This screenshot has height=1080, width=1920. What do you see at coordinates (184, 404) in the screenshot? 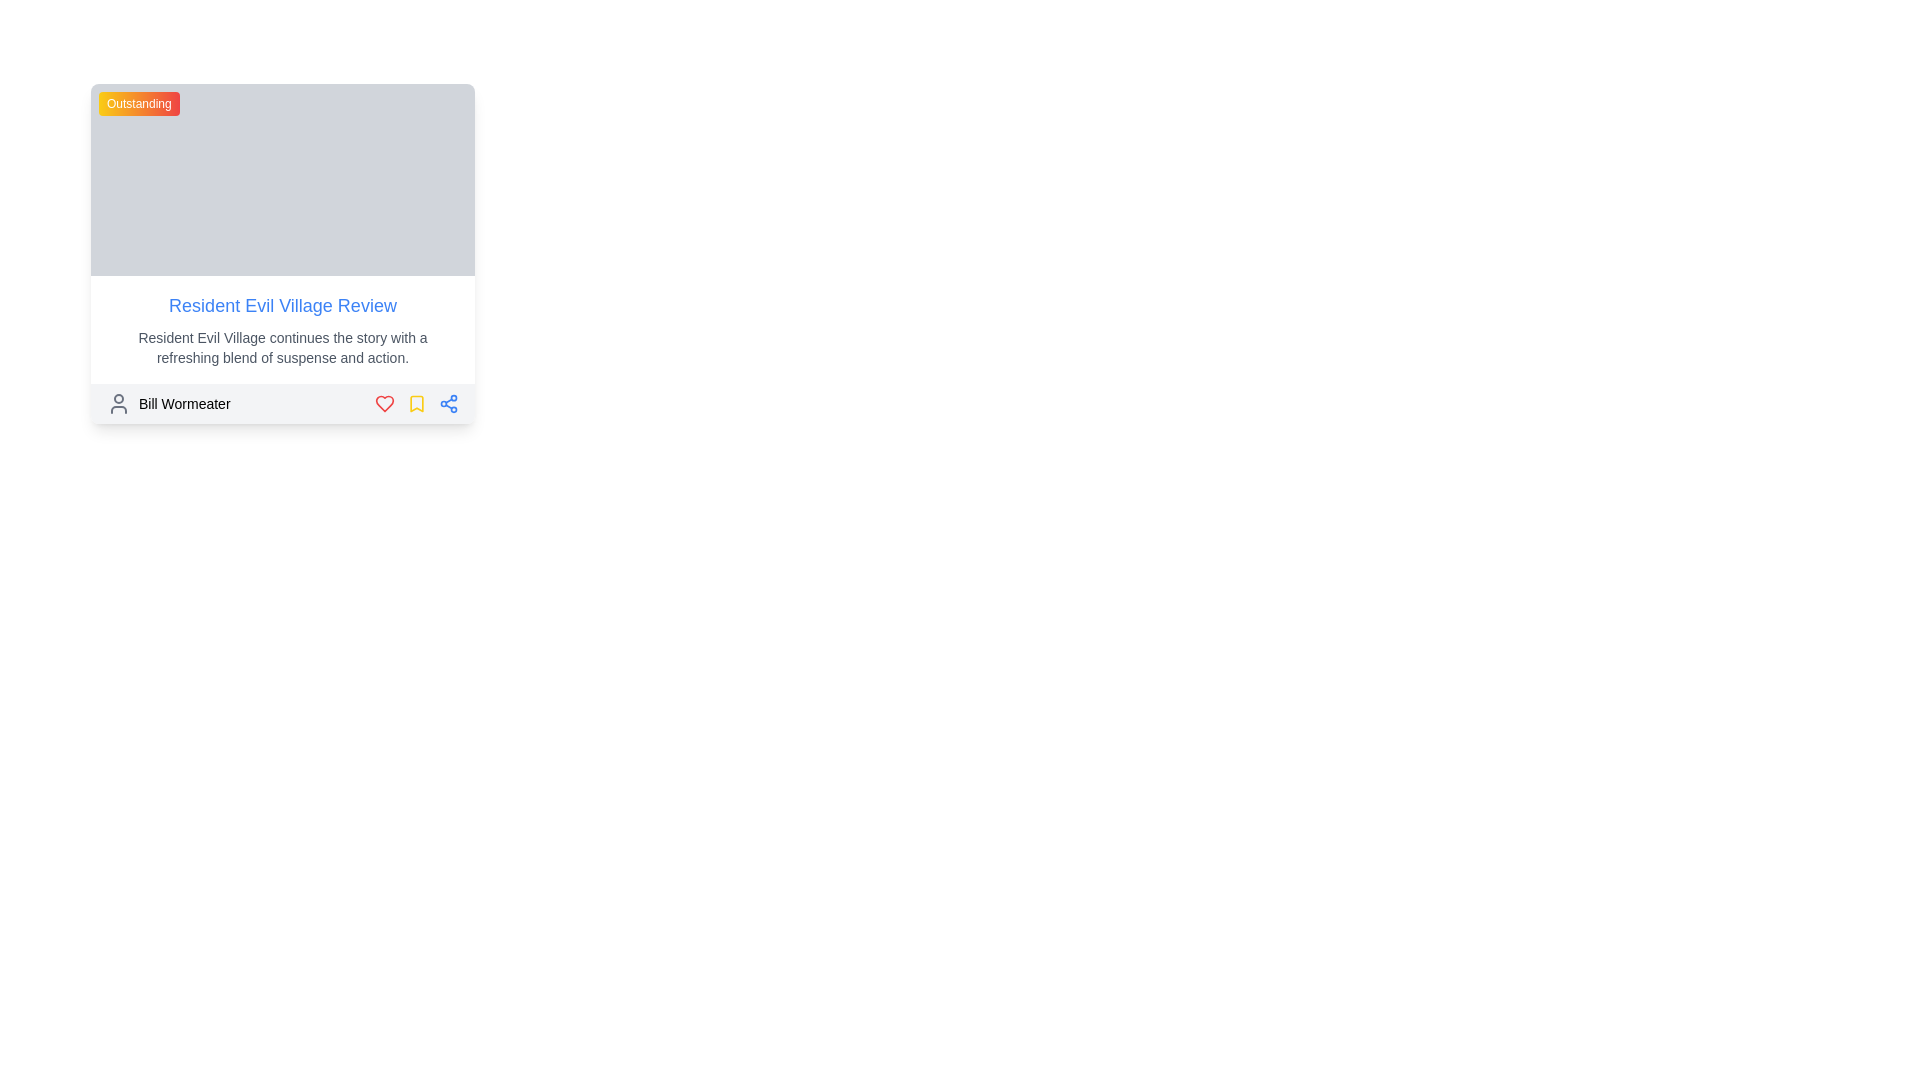
I see `the user associated with the name 'Bill Wormeater' displayed` at bounding box center [184, 404].